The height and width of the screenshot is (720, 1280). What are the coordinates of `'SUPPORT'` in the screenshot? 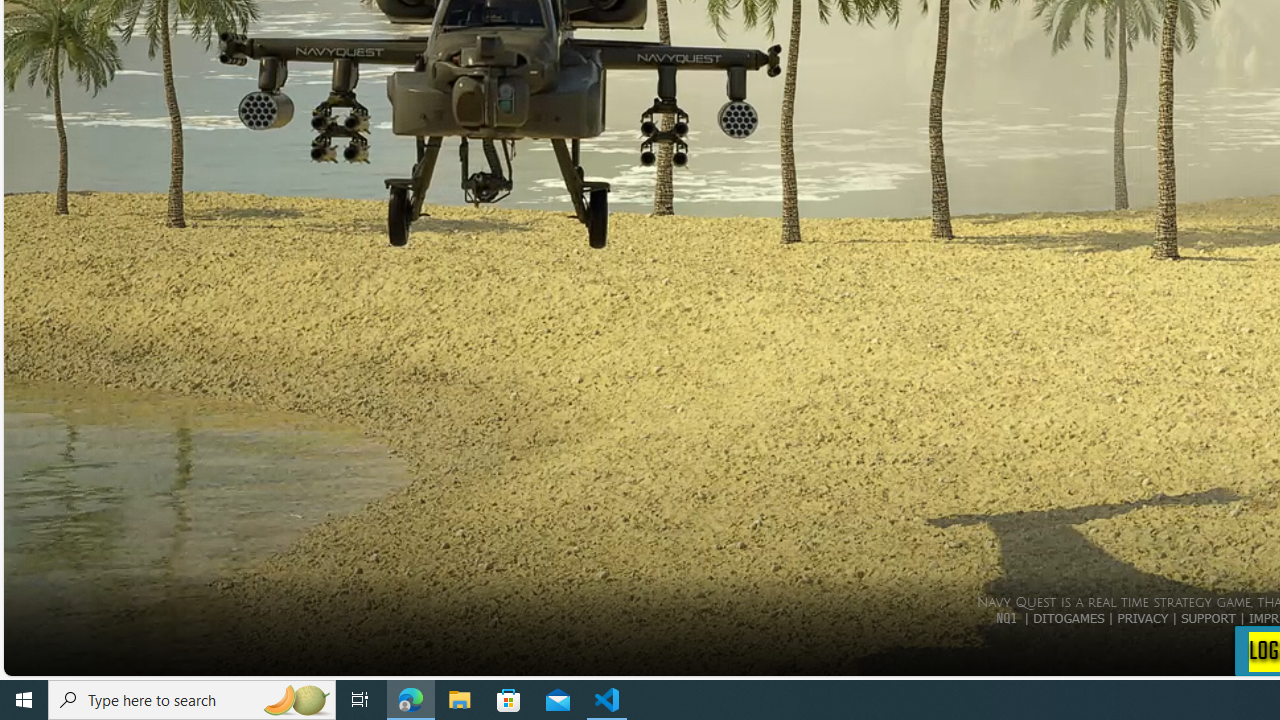 It's located at (1207, 616).